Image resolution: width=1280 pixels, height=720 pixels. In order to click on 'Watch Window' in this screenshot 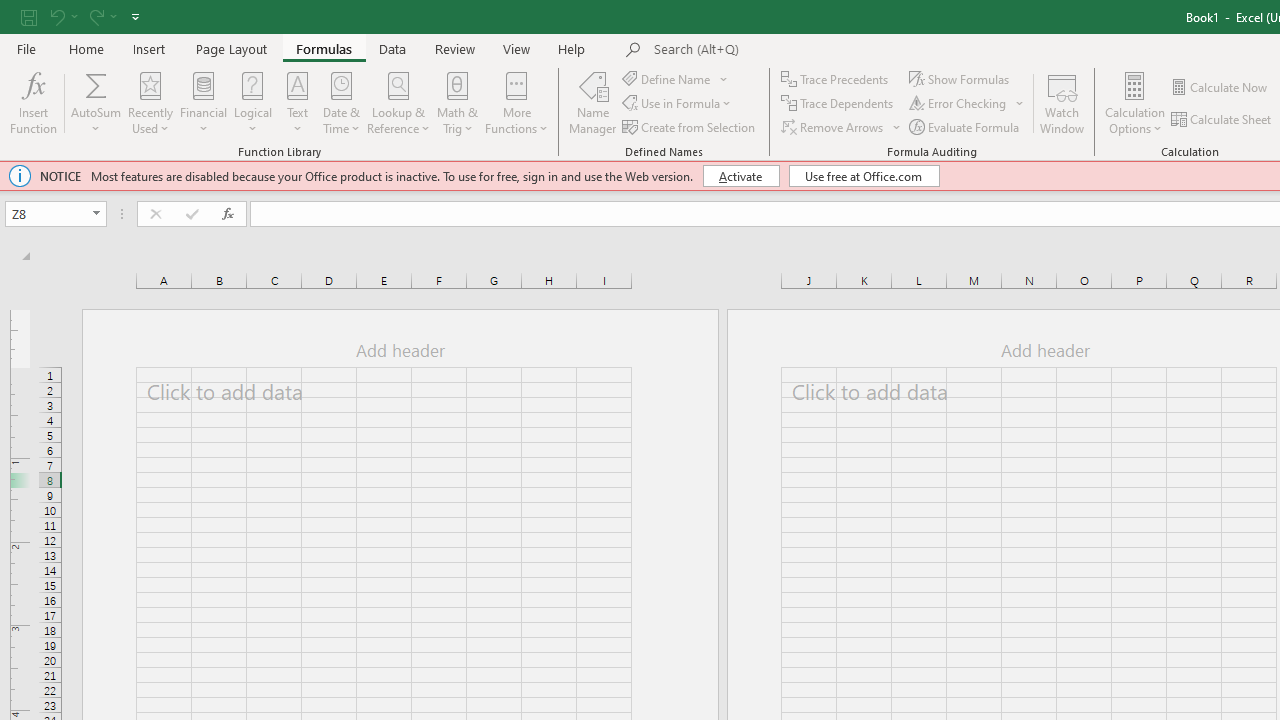, I will do `click(1061, 103)`.